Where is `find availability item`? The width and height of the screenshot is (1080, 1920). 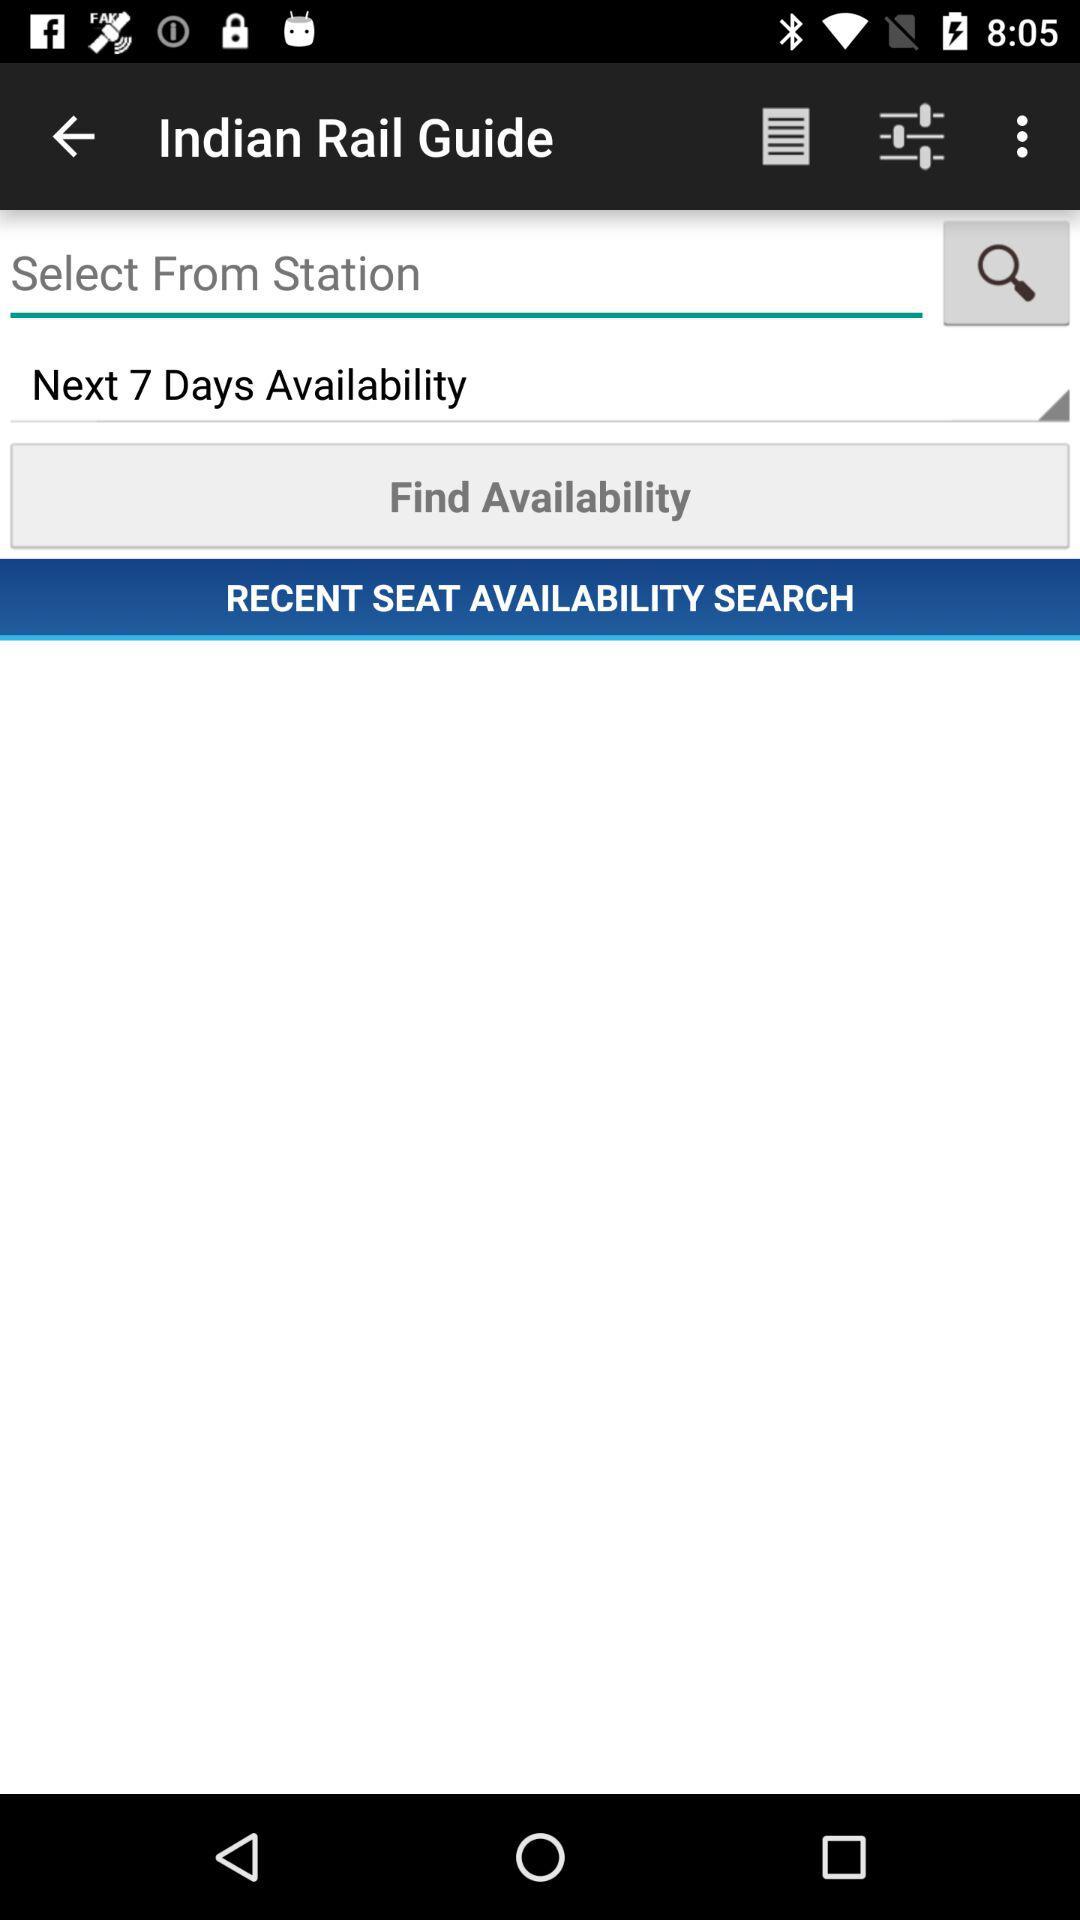 find availability item is located at coordinates (540, 495).